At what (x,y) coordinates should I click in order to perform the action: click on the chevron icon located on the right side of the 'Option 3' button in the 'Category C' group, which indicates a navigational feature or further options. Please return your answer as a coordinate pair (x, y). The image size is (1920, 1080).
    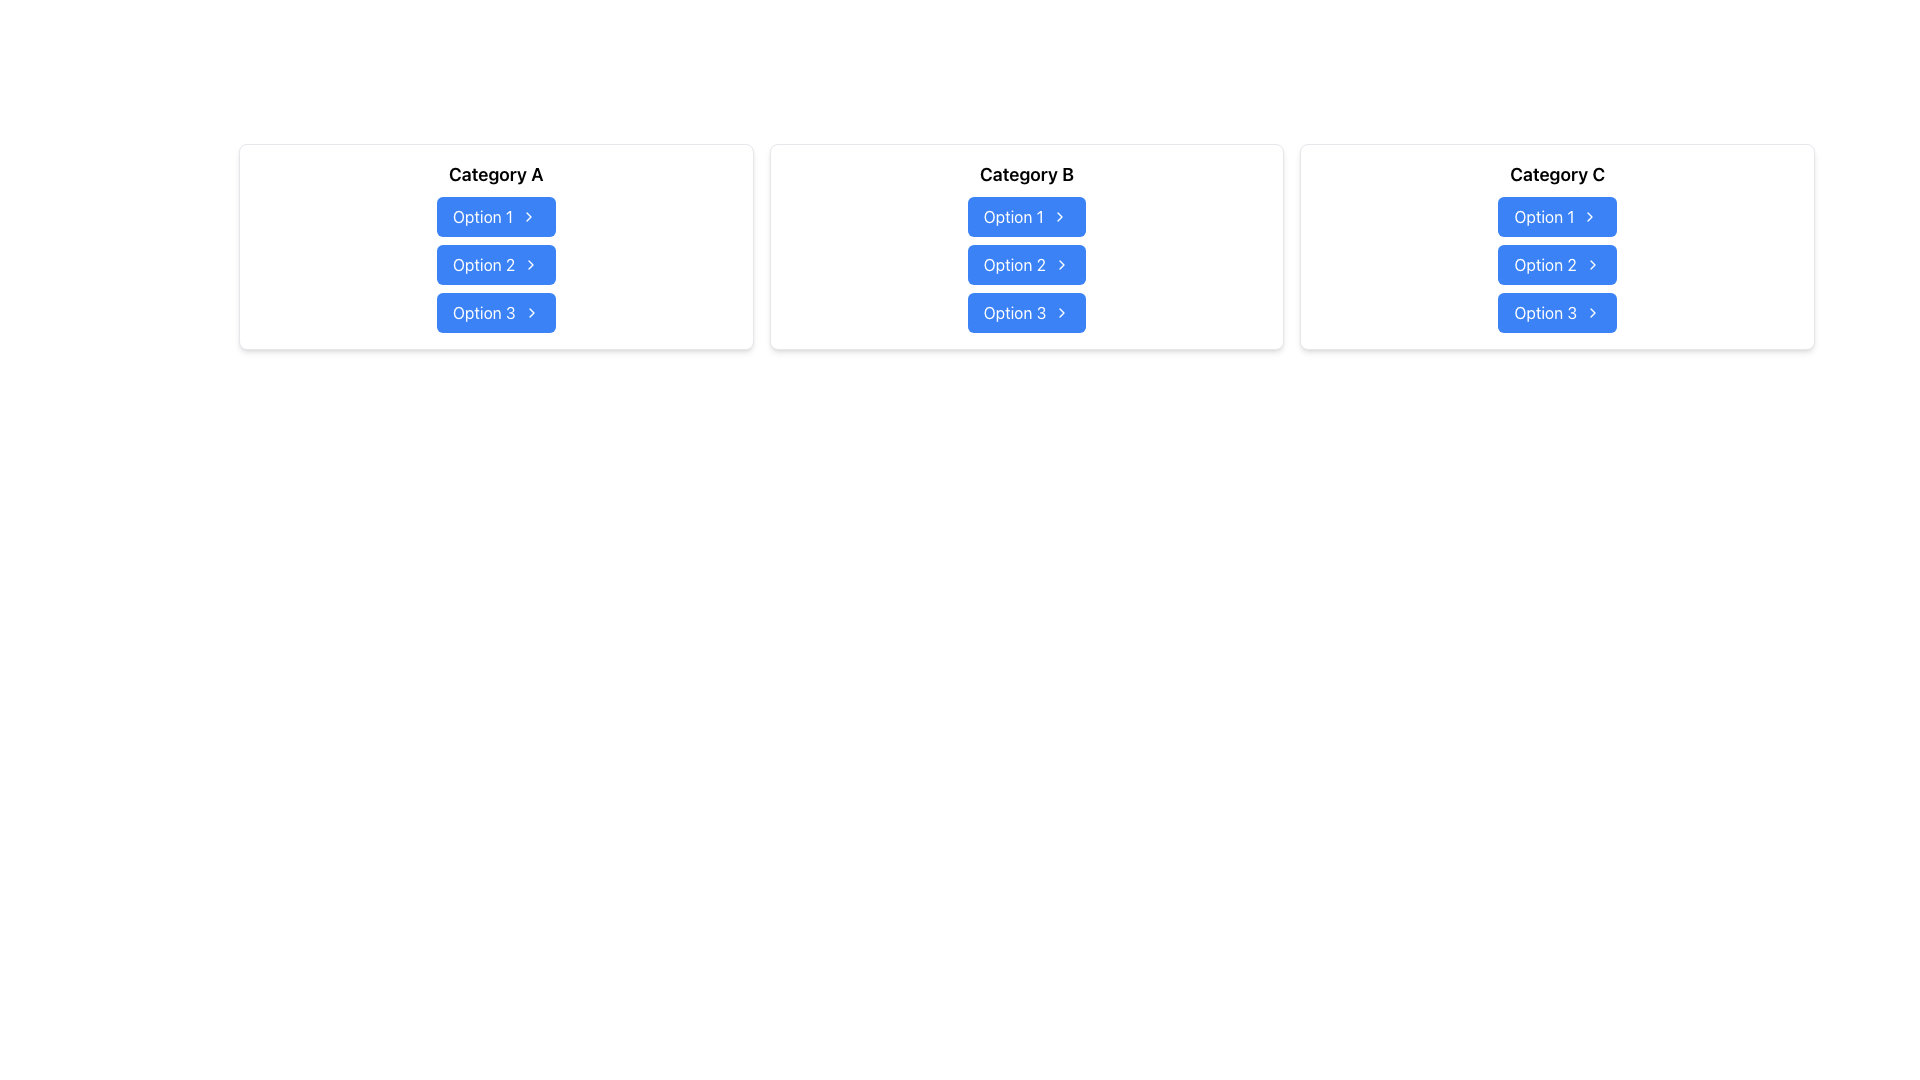
    Looking at the image, I should click on (1592, 312).